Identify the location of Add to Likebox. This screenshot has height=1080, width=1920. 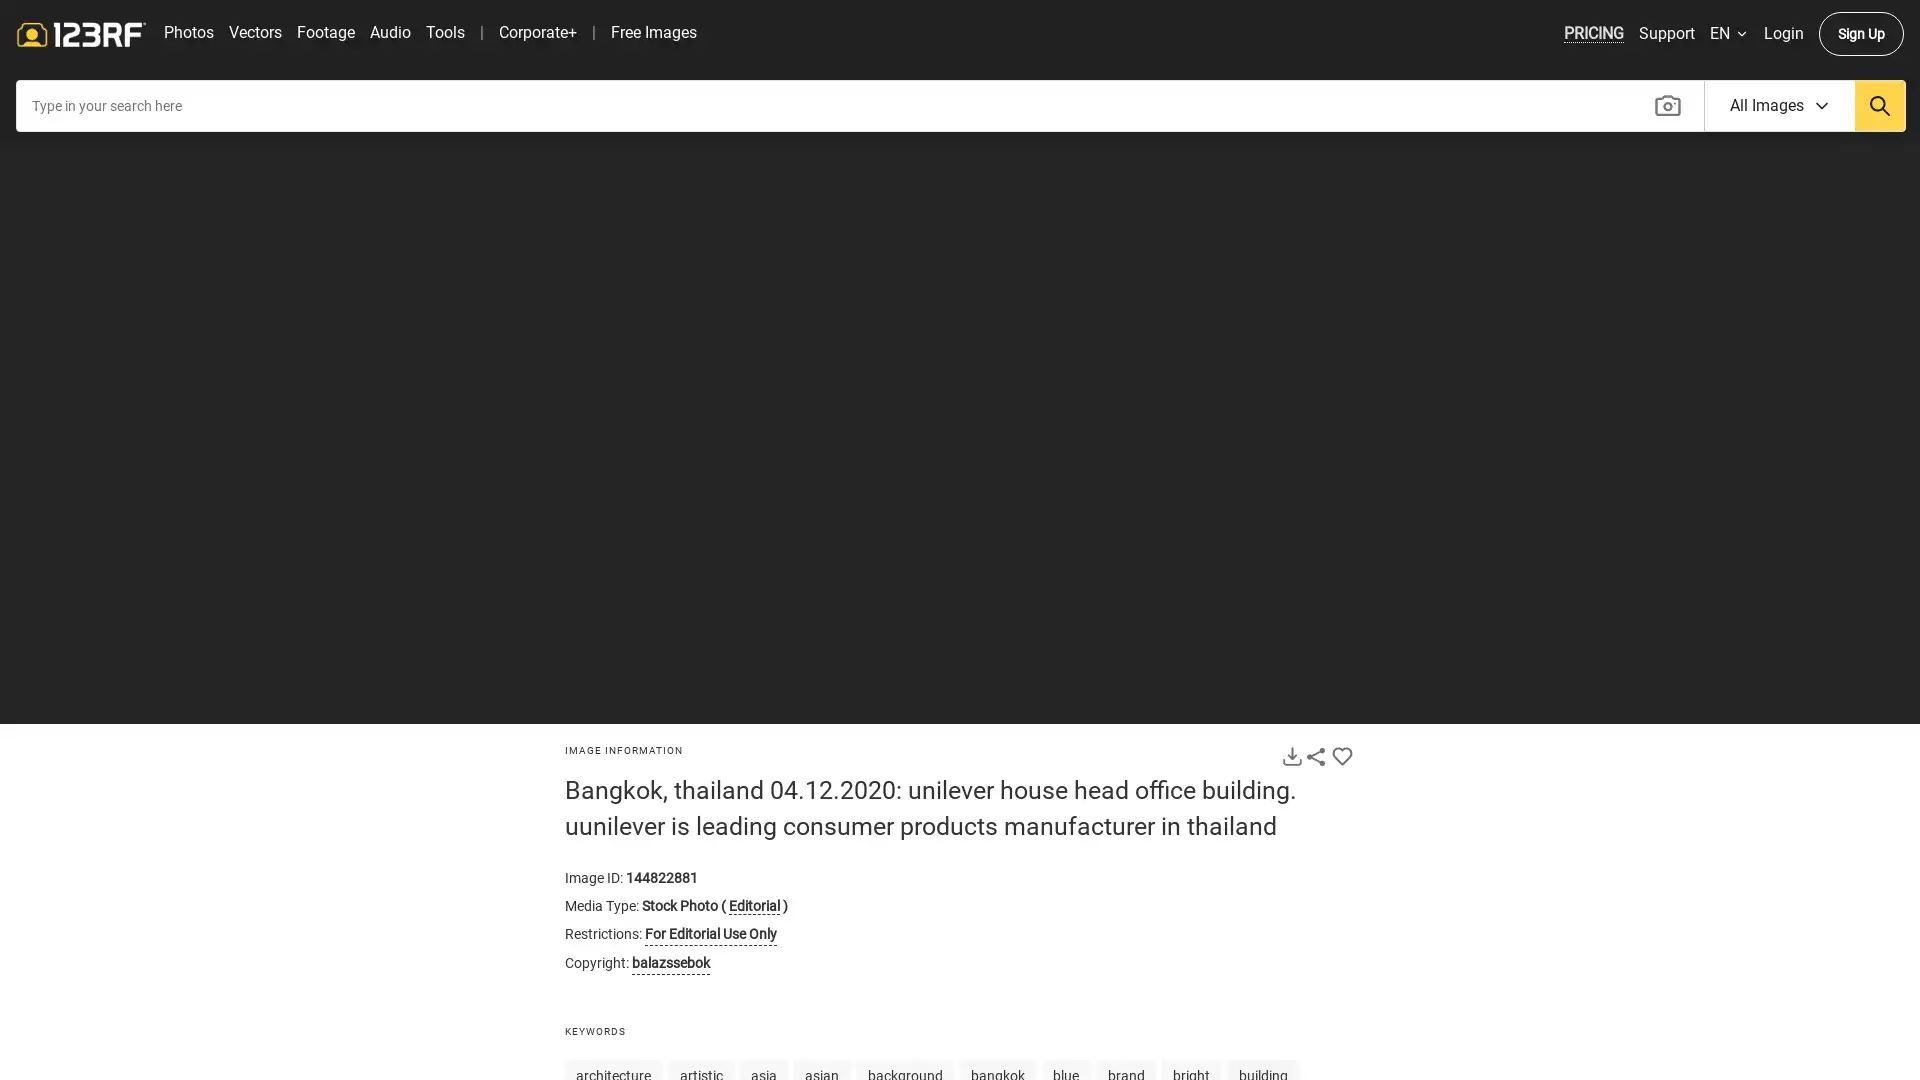
(1342, 826).